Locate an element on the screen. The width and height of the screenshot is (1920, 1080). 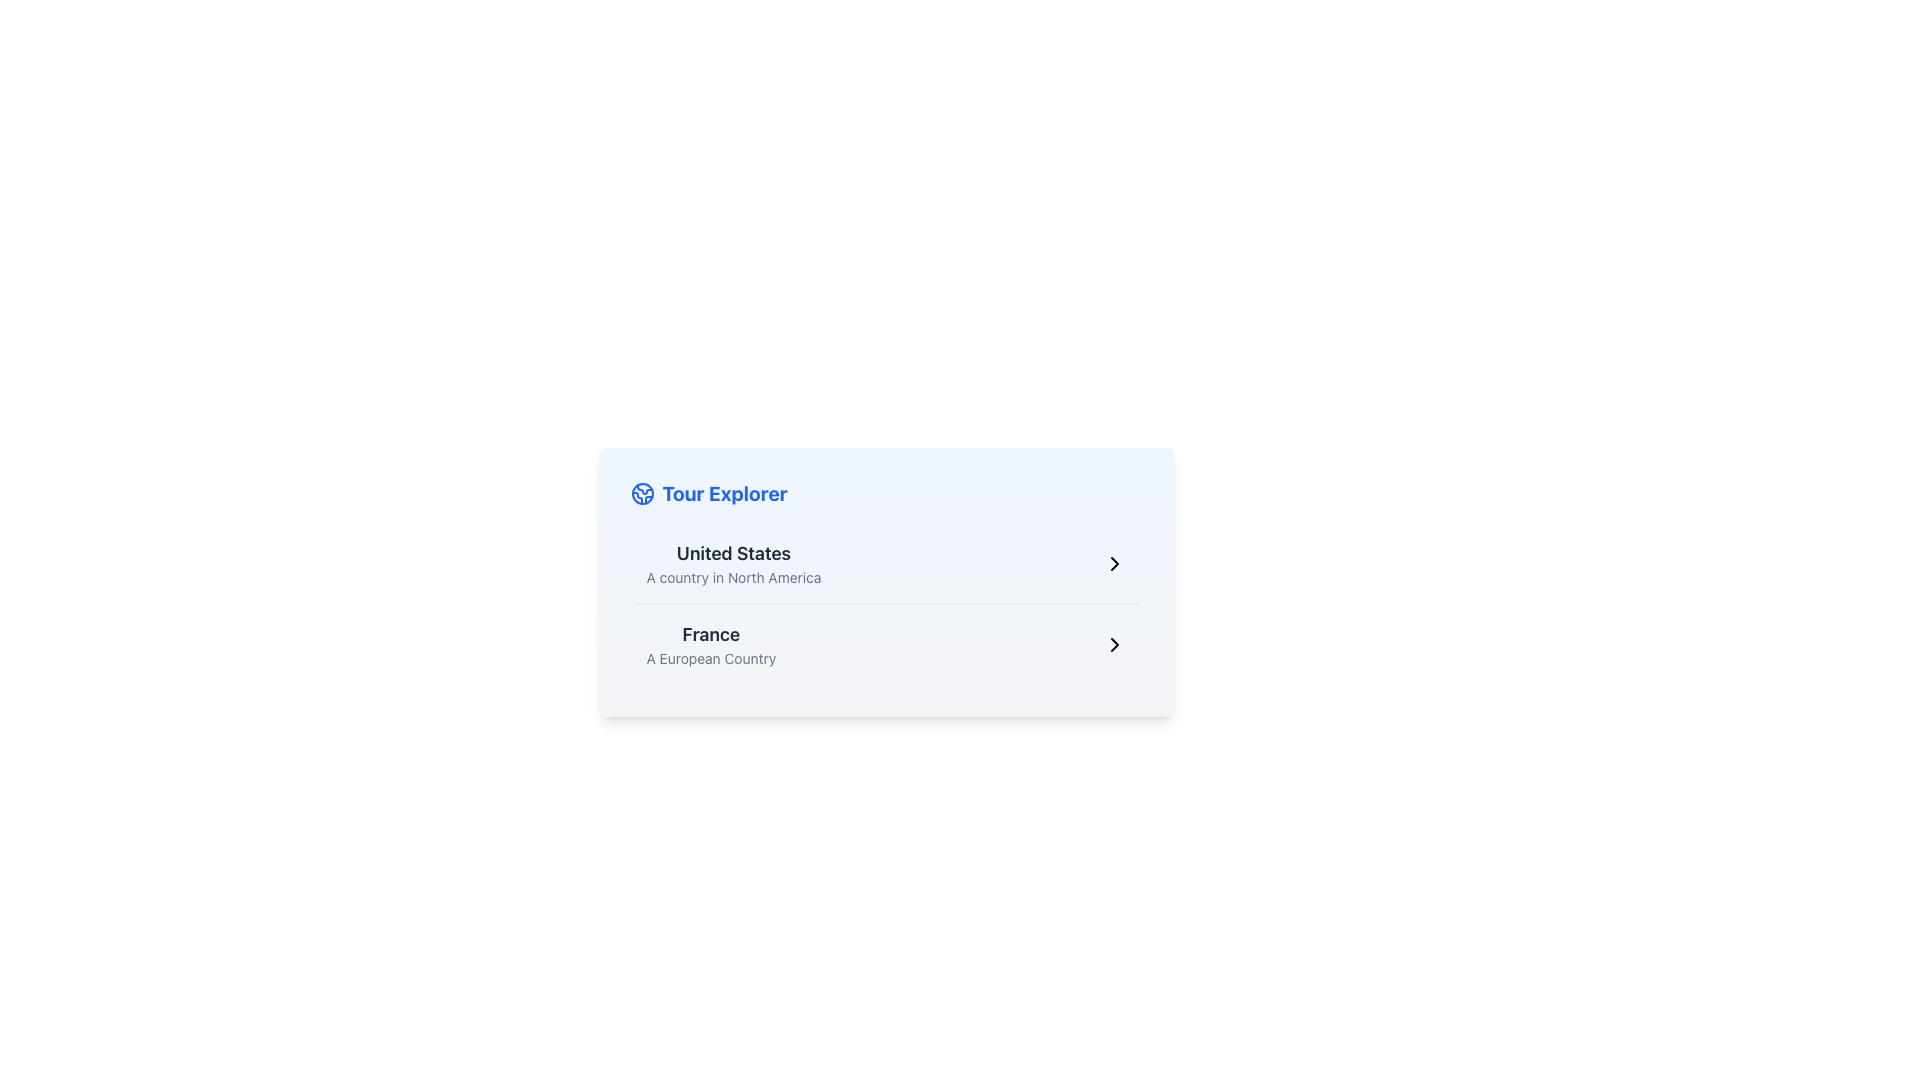
the second list item labeled 'France' which describes 'A European Country' is located at coordinates (711, 644).